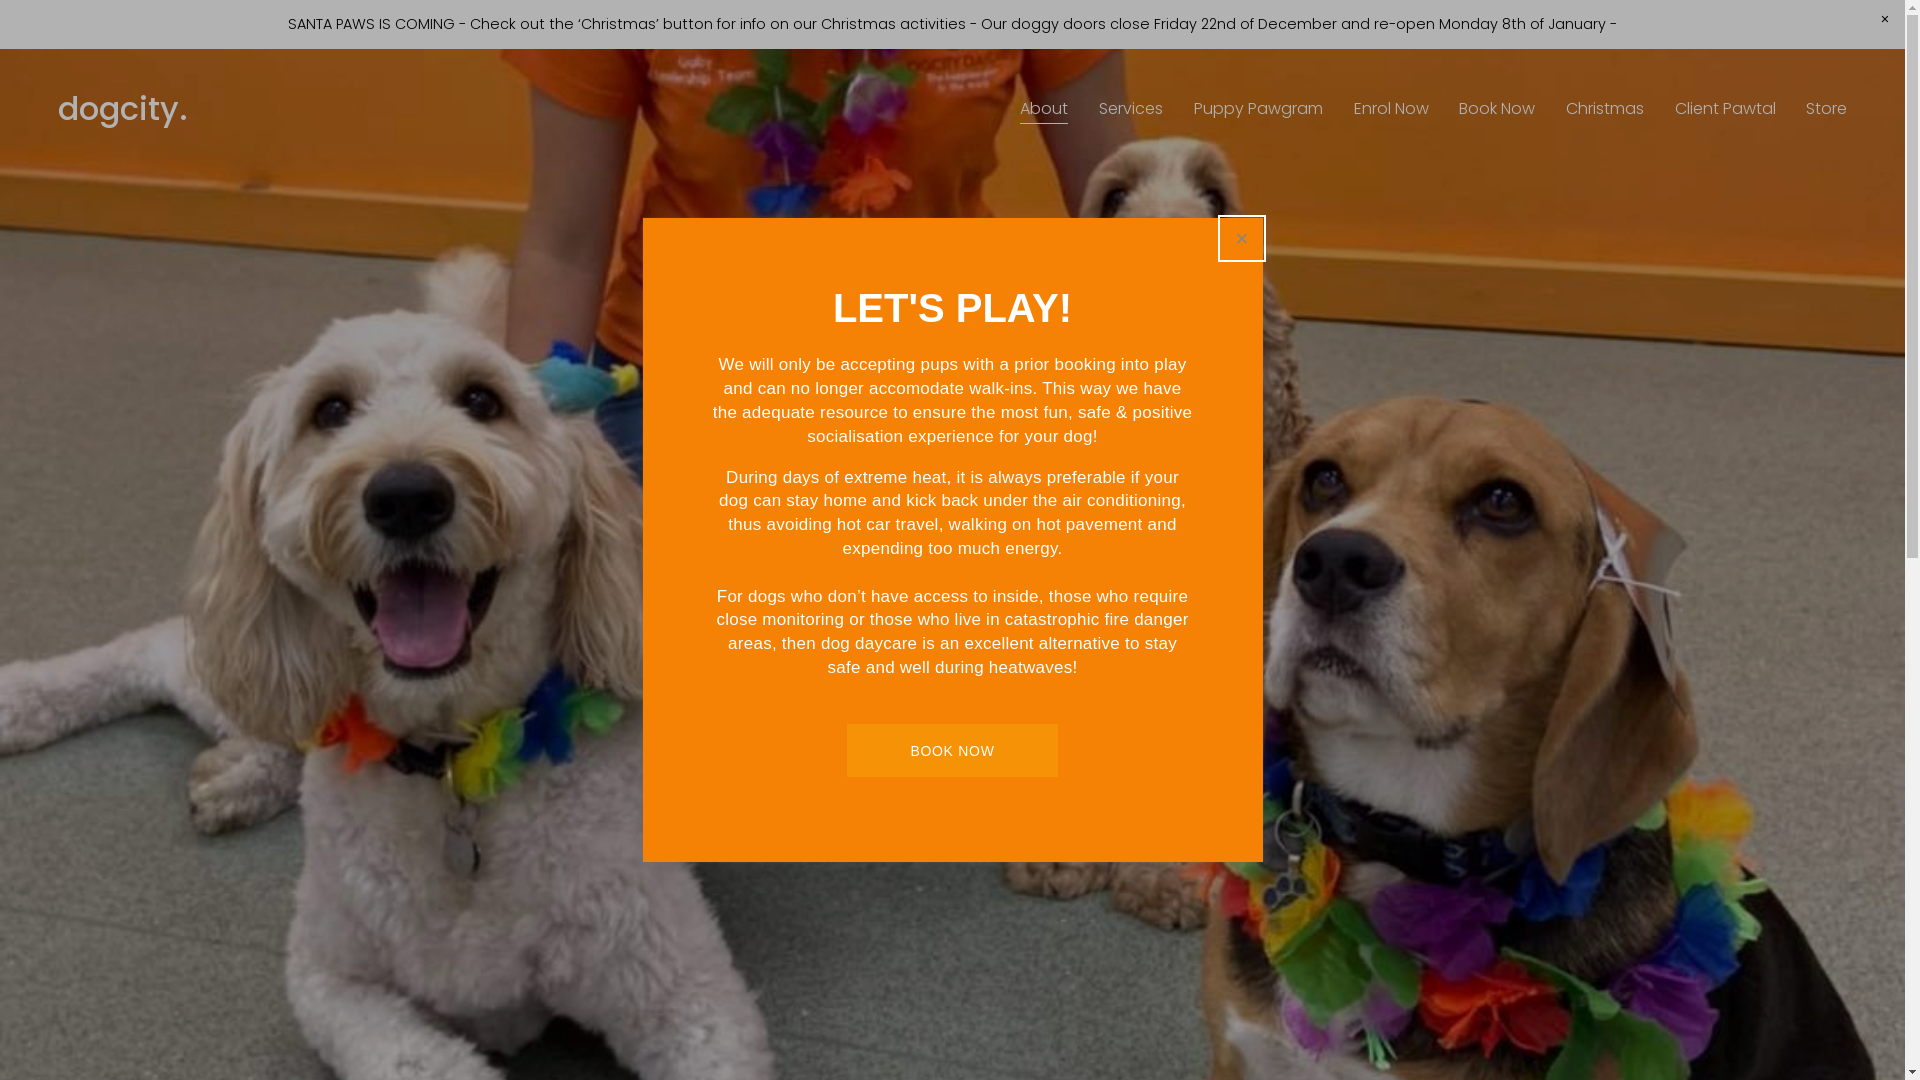 The width and height of the screenshot is (1920, 1080). Describe the element at coordinates (1128, 716) in the screenshot. I see `'Grooming Pricelist'` at that location.